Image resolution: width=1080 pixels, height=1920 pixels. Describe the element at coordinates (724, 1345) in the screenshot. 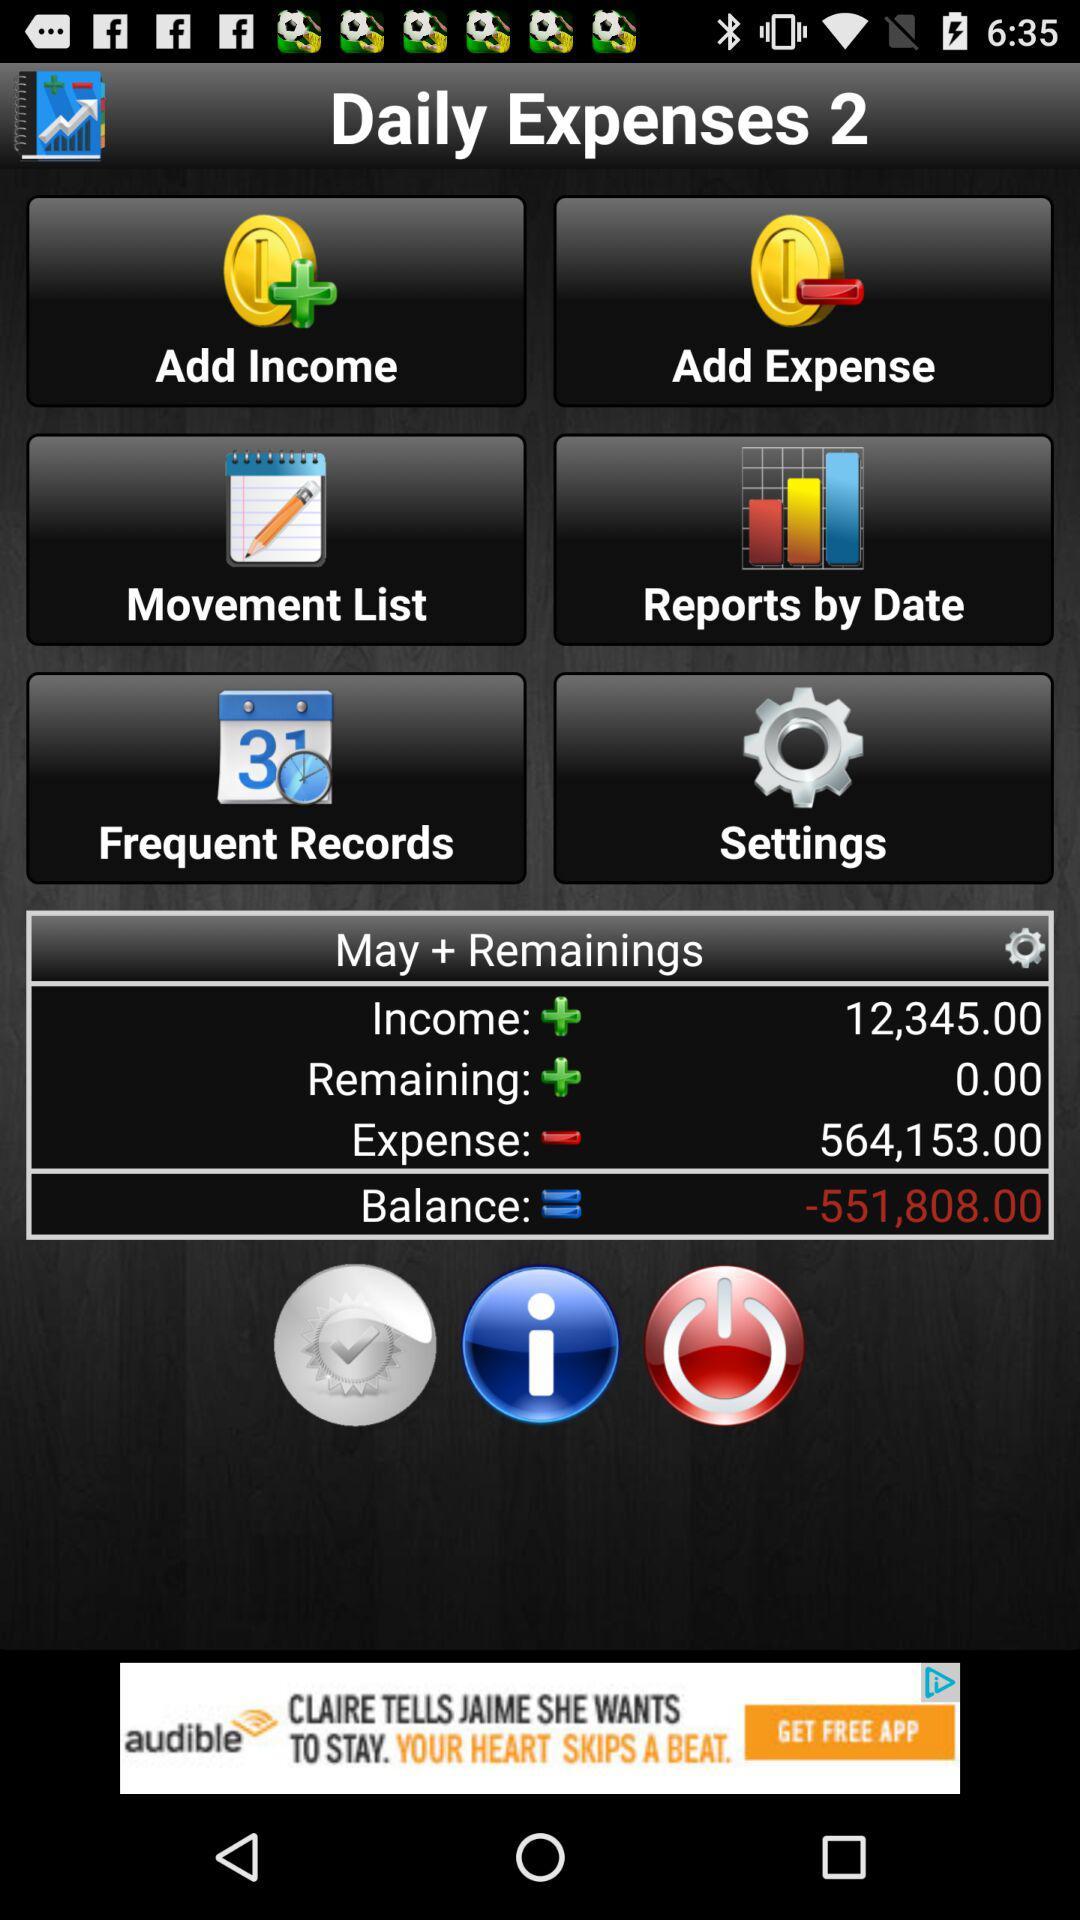

I see `the app` at that location.